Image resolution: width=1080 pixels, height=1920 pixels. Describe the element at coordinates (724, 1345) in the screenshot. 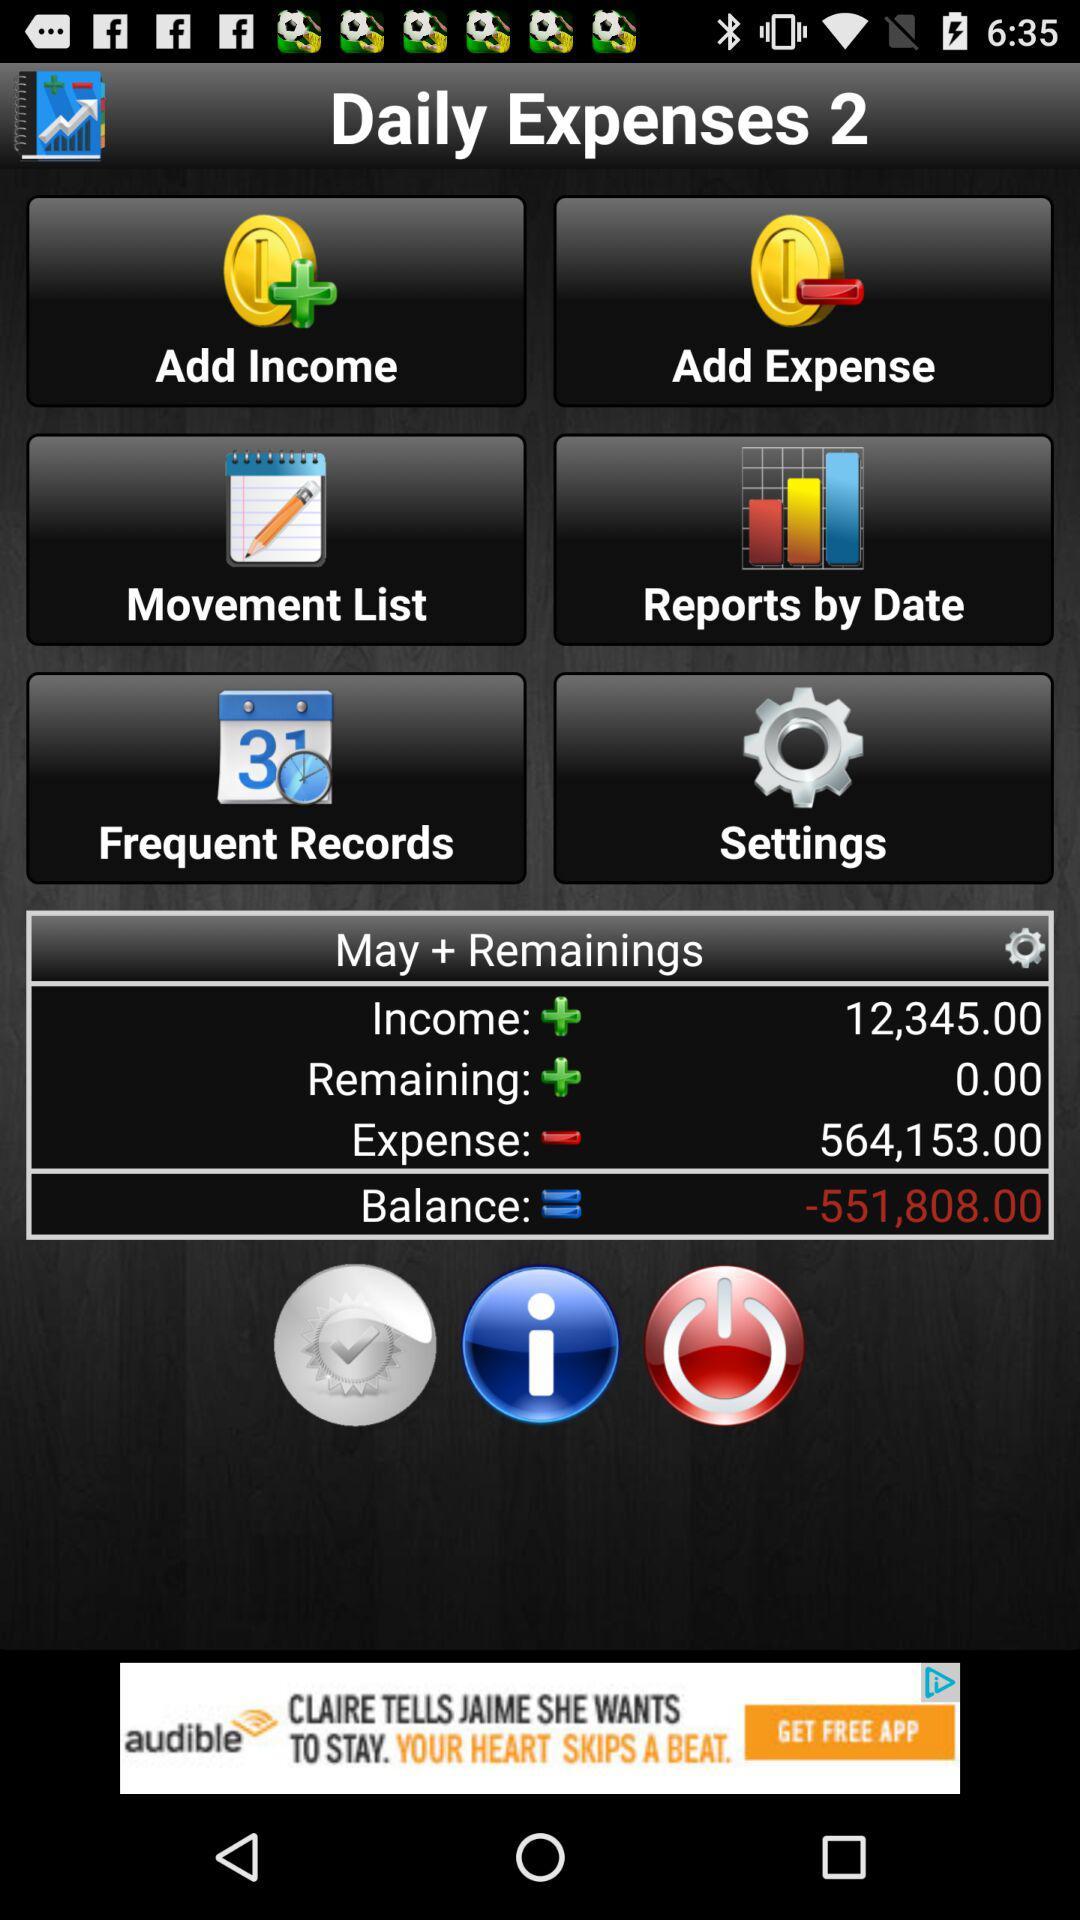

I see `the app` at that location.